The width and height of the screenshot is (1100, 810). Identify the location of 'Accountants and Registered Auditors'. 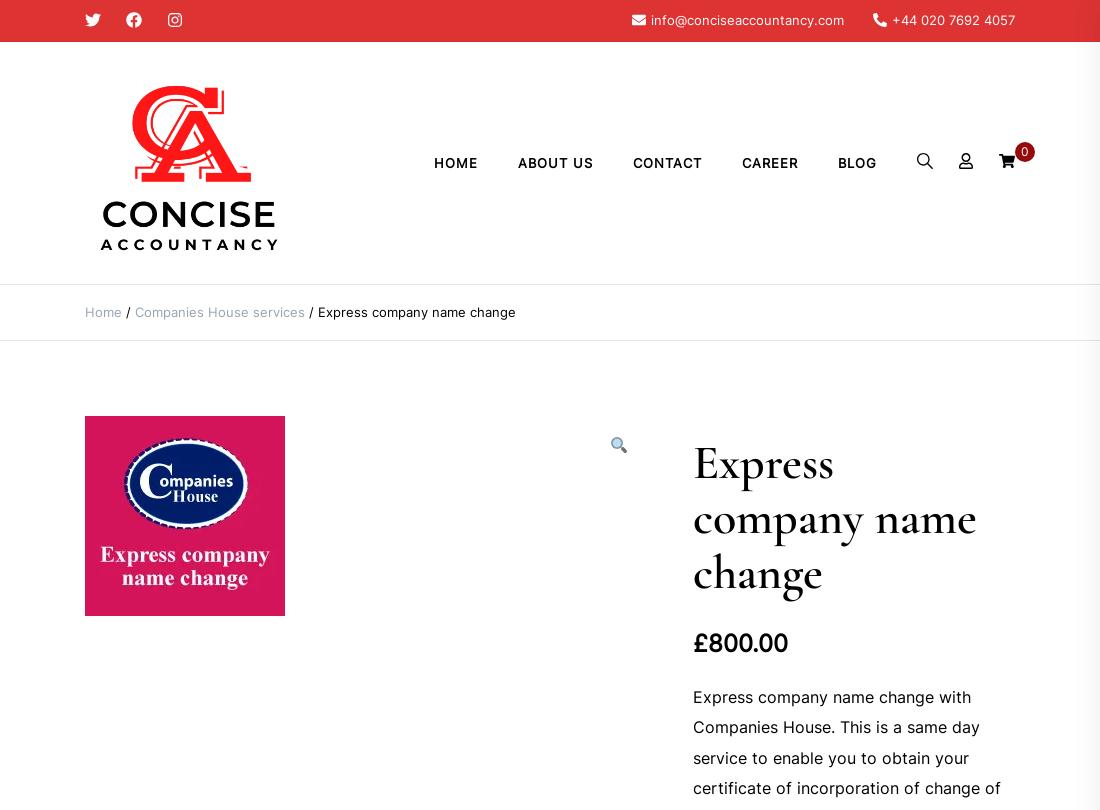
(190, 293).